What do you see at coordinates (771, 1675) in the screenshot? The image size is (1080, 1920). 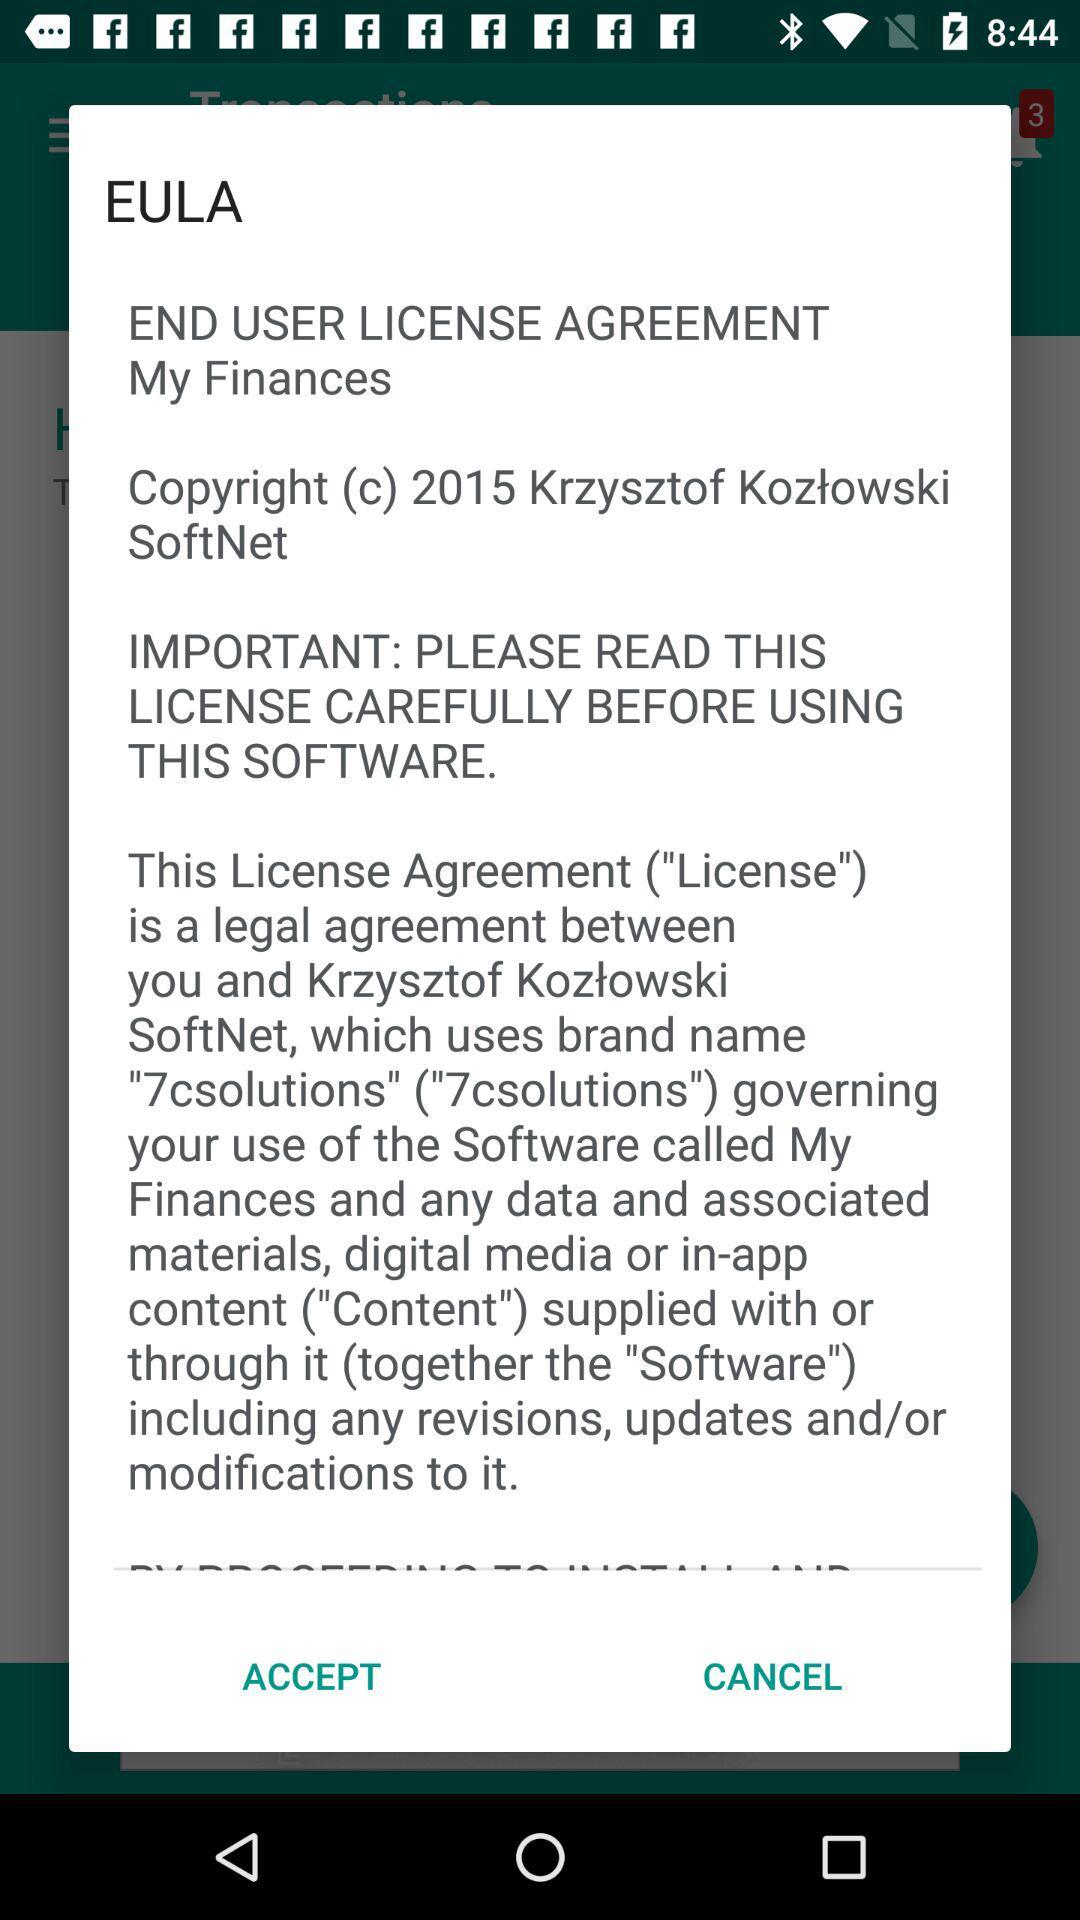 I see `icon below end user license item` at bounding box center [771, 1675].